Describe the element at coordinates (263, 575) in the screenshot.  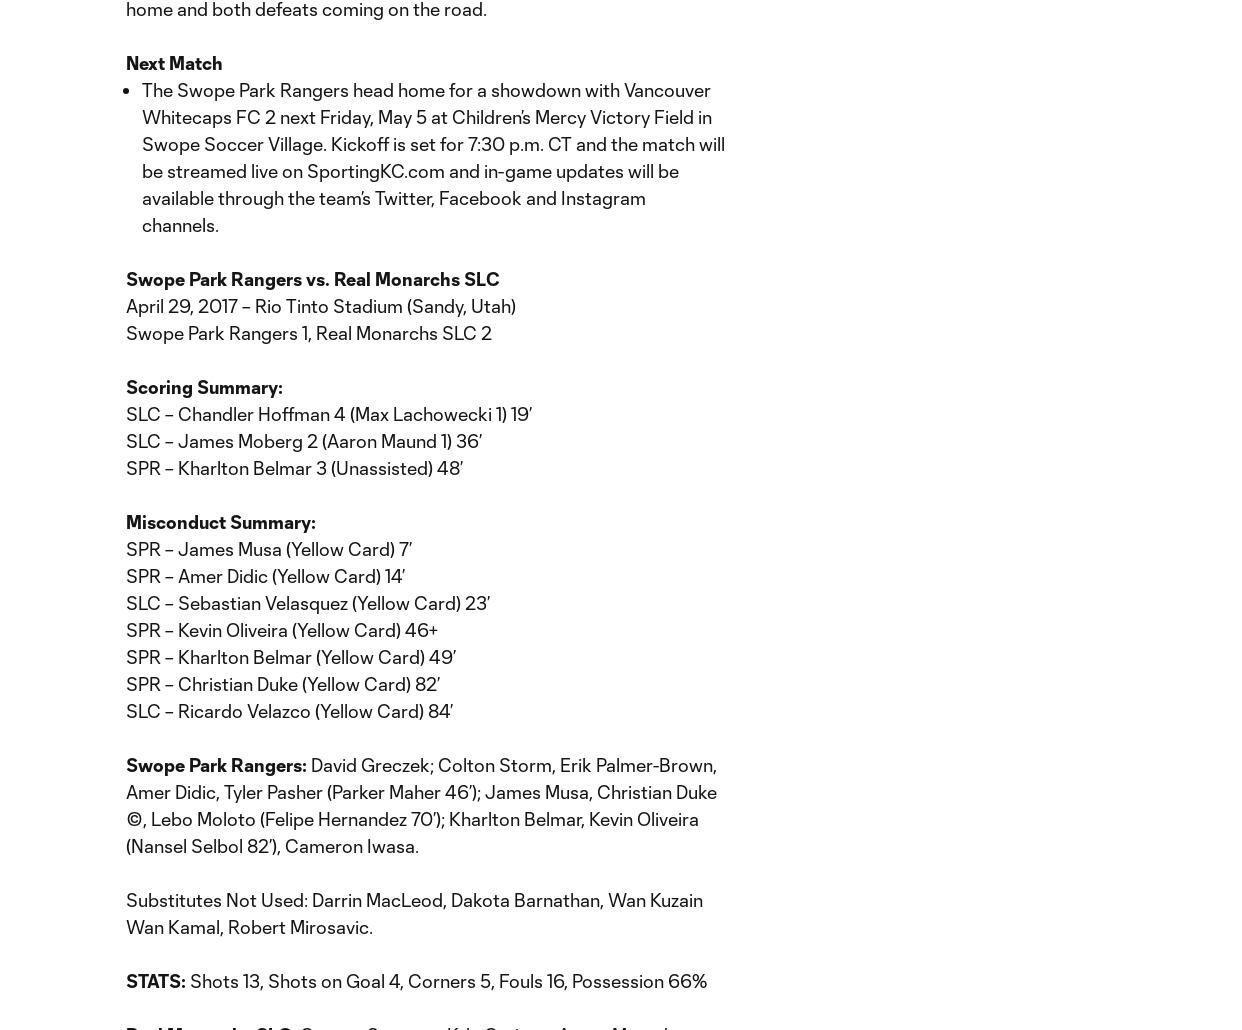
I see `'SPR – Amer Didic (Yellow Card) 14’'` at that location.